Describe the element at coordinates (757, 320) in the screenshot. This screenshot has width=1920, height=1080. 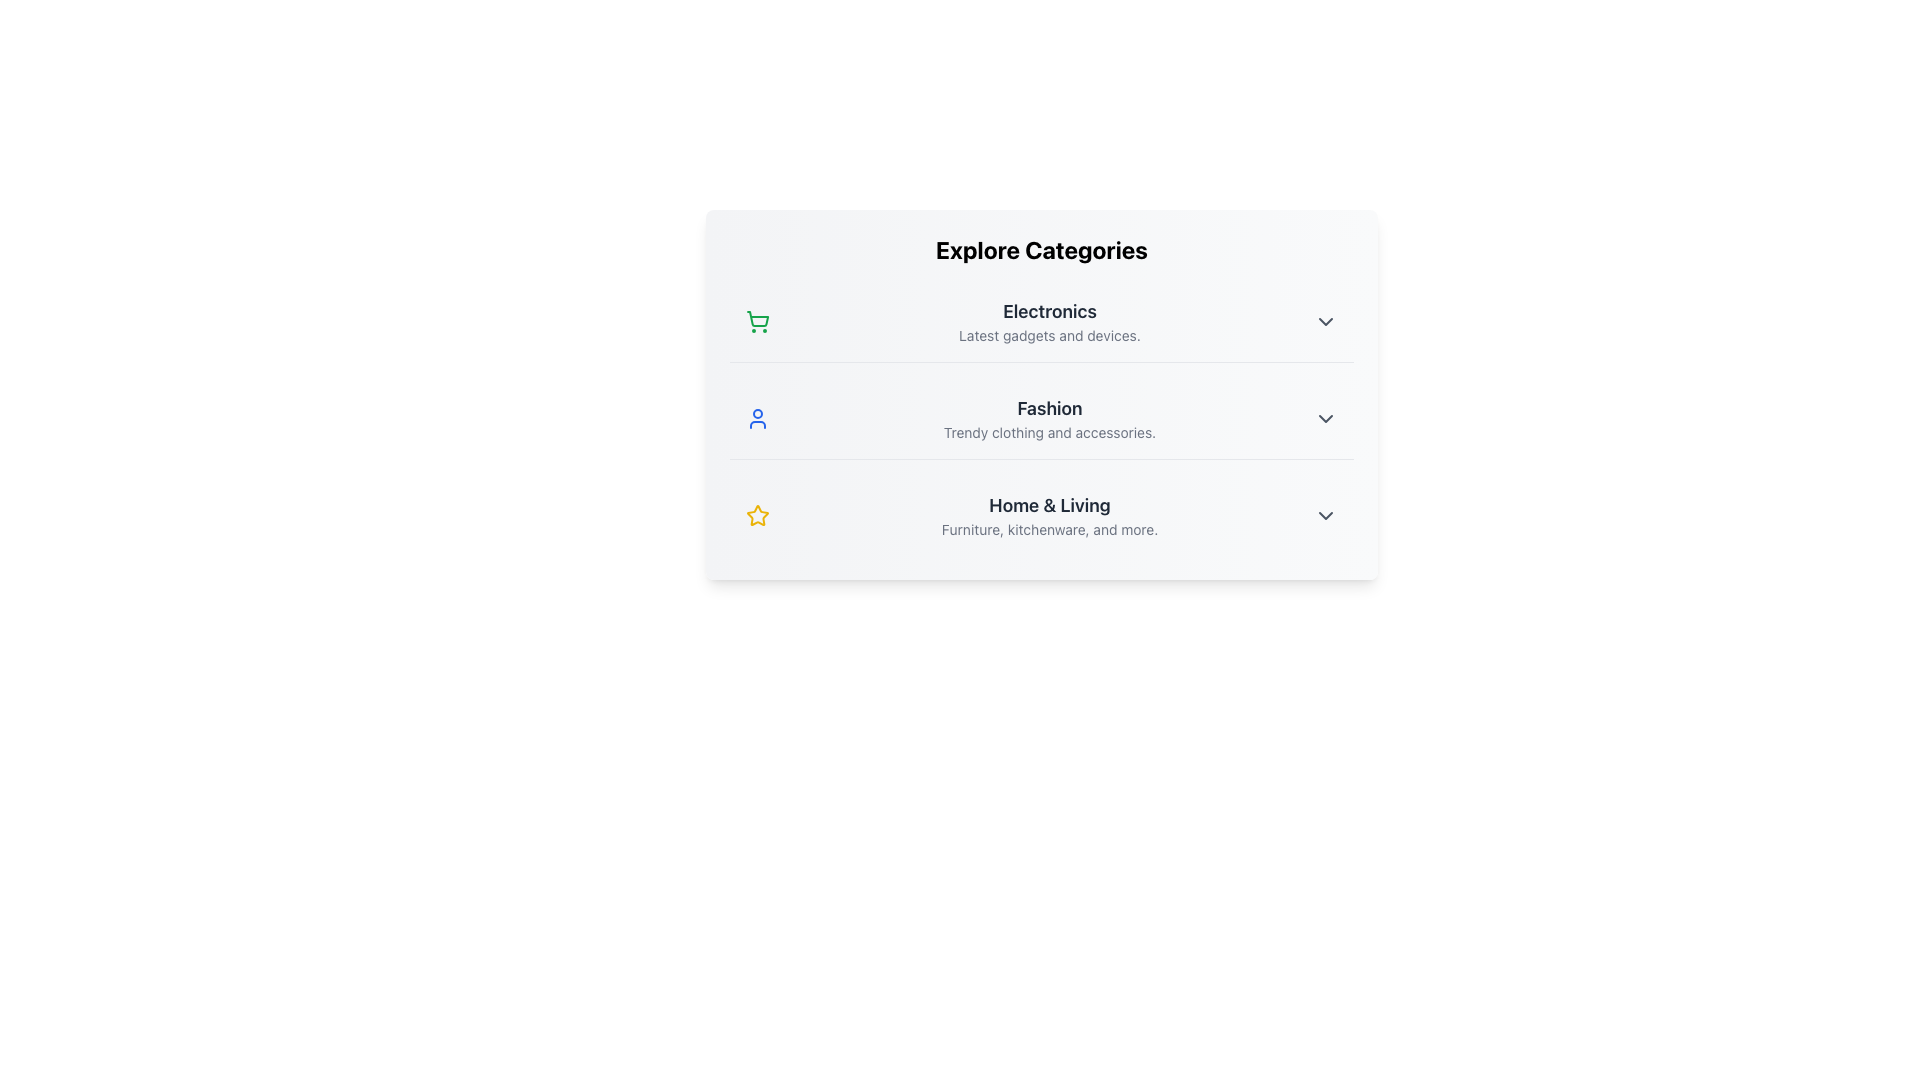
I see `the small green shopping cart icon located to the left of the 'Electronics' row` at that location.